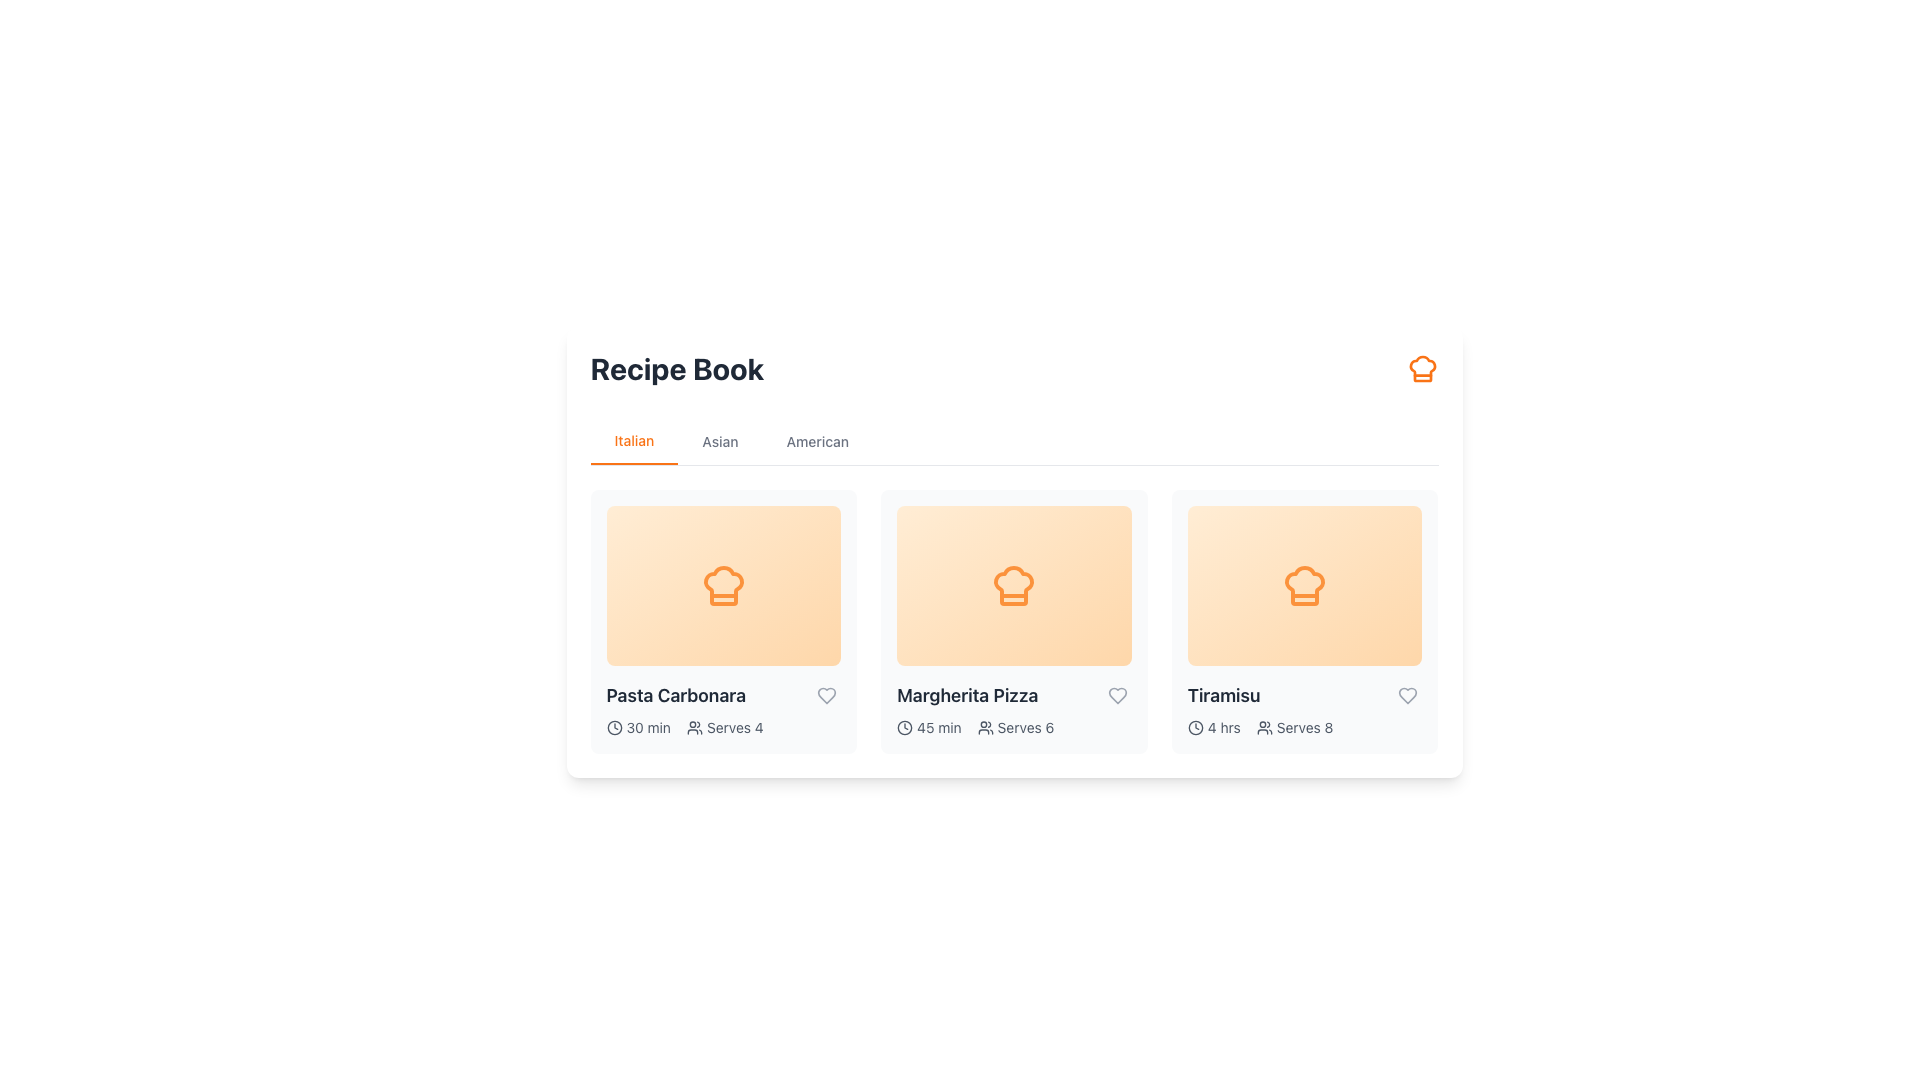 This screenshot has height=1080, width=1920. What do you see at coordinates (1407, 694) in the screenshot?
I see `the heart icon located in the bottom-right corner of the 'Tiramisu' card, which serves as a visual indicator for a 'like' or 'favorite' action` at bounding box center [1407, 694].